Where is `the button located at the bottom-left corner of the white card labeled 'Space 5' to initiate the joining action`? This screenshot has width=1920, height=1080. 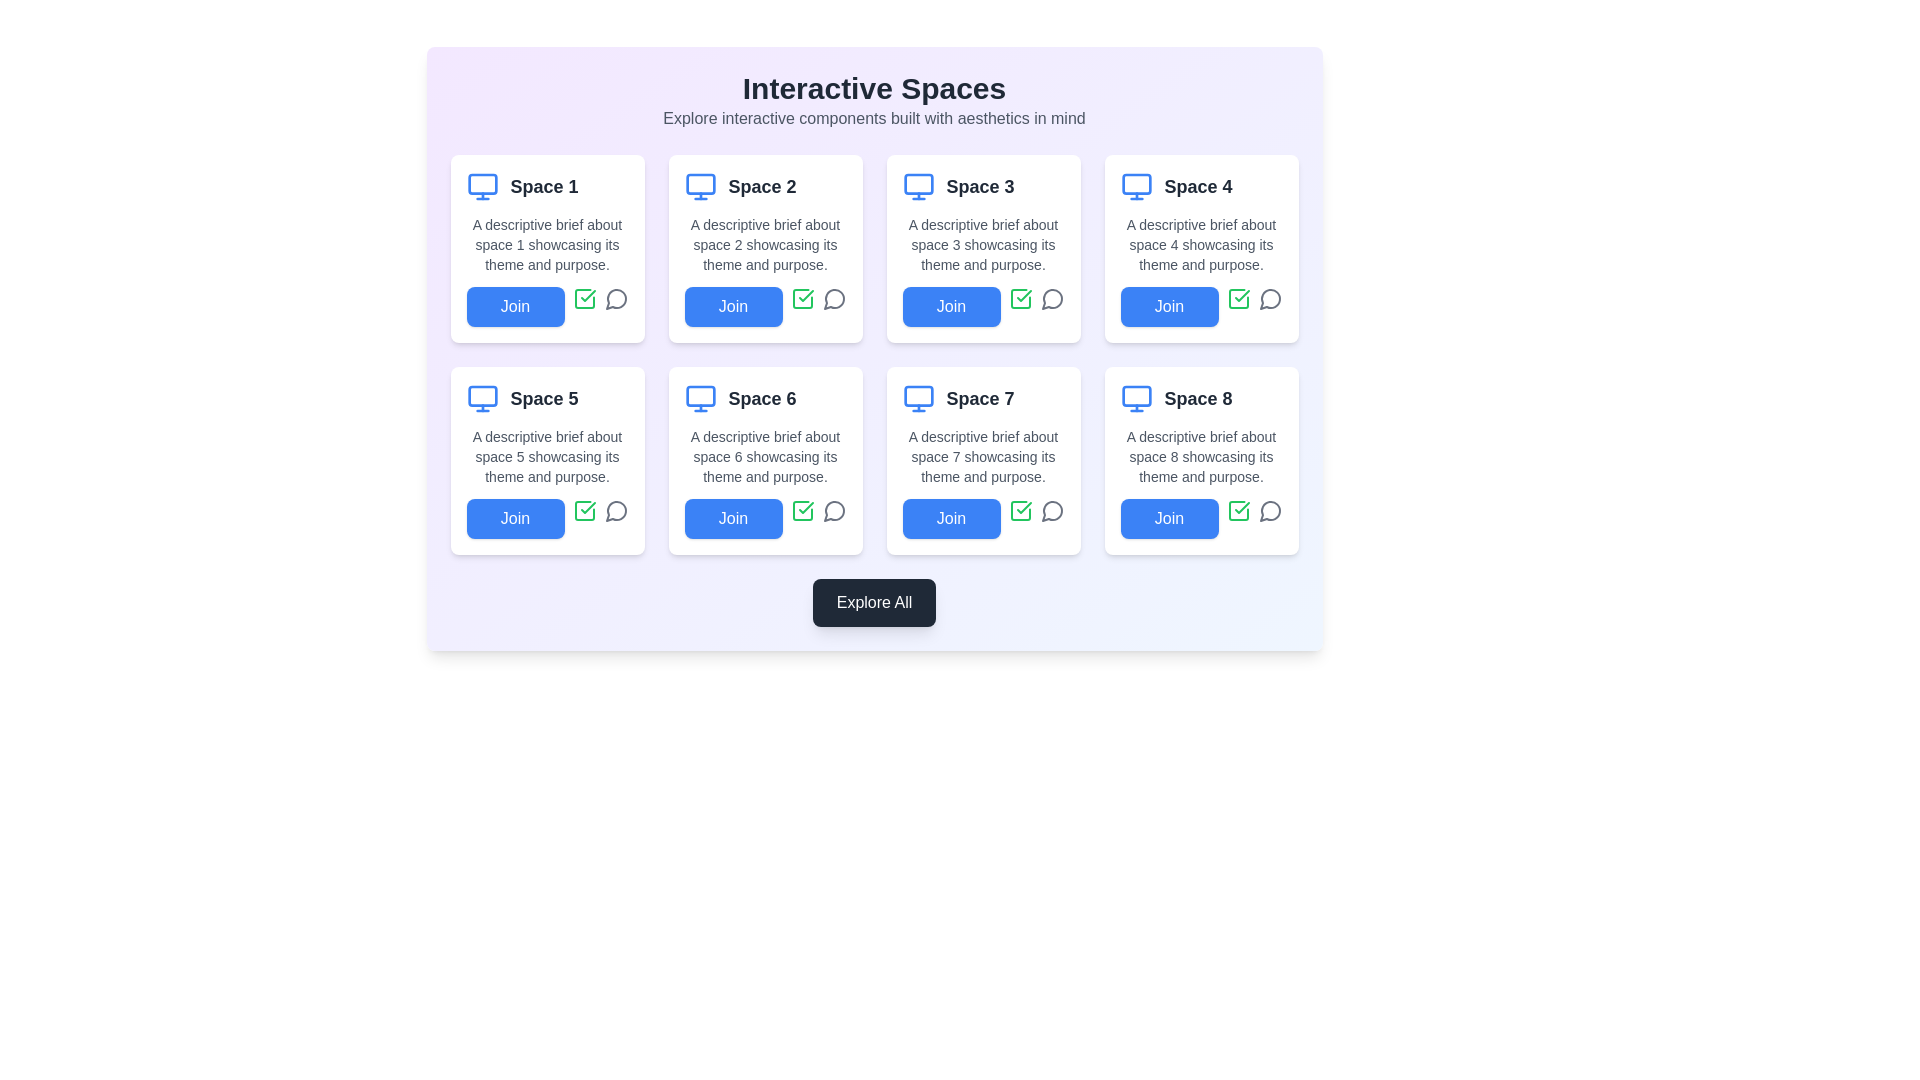 the button located at the bottom-left corner of the white card labeled 'Space 5' to initiate the joining action is located at coordinates (547, 518).